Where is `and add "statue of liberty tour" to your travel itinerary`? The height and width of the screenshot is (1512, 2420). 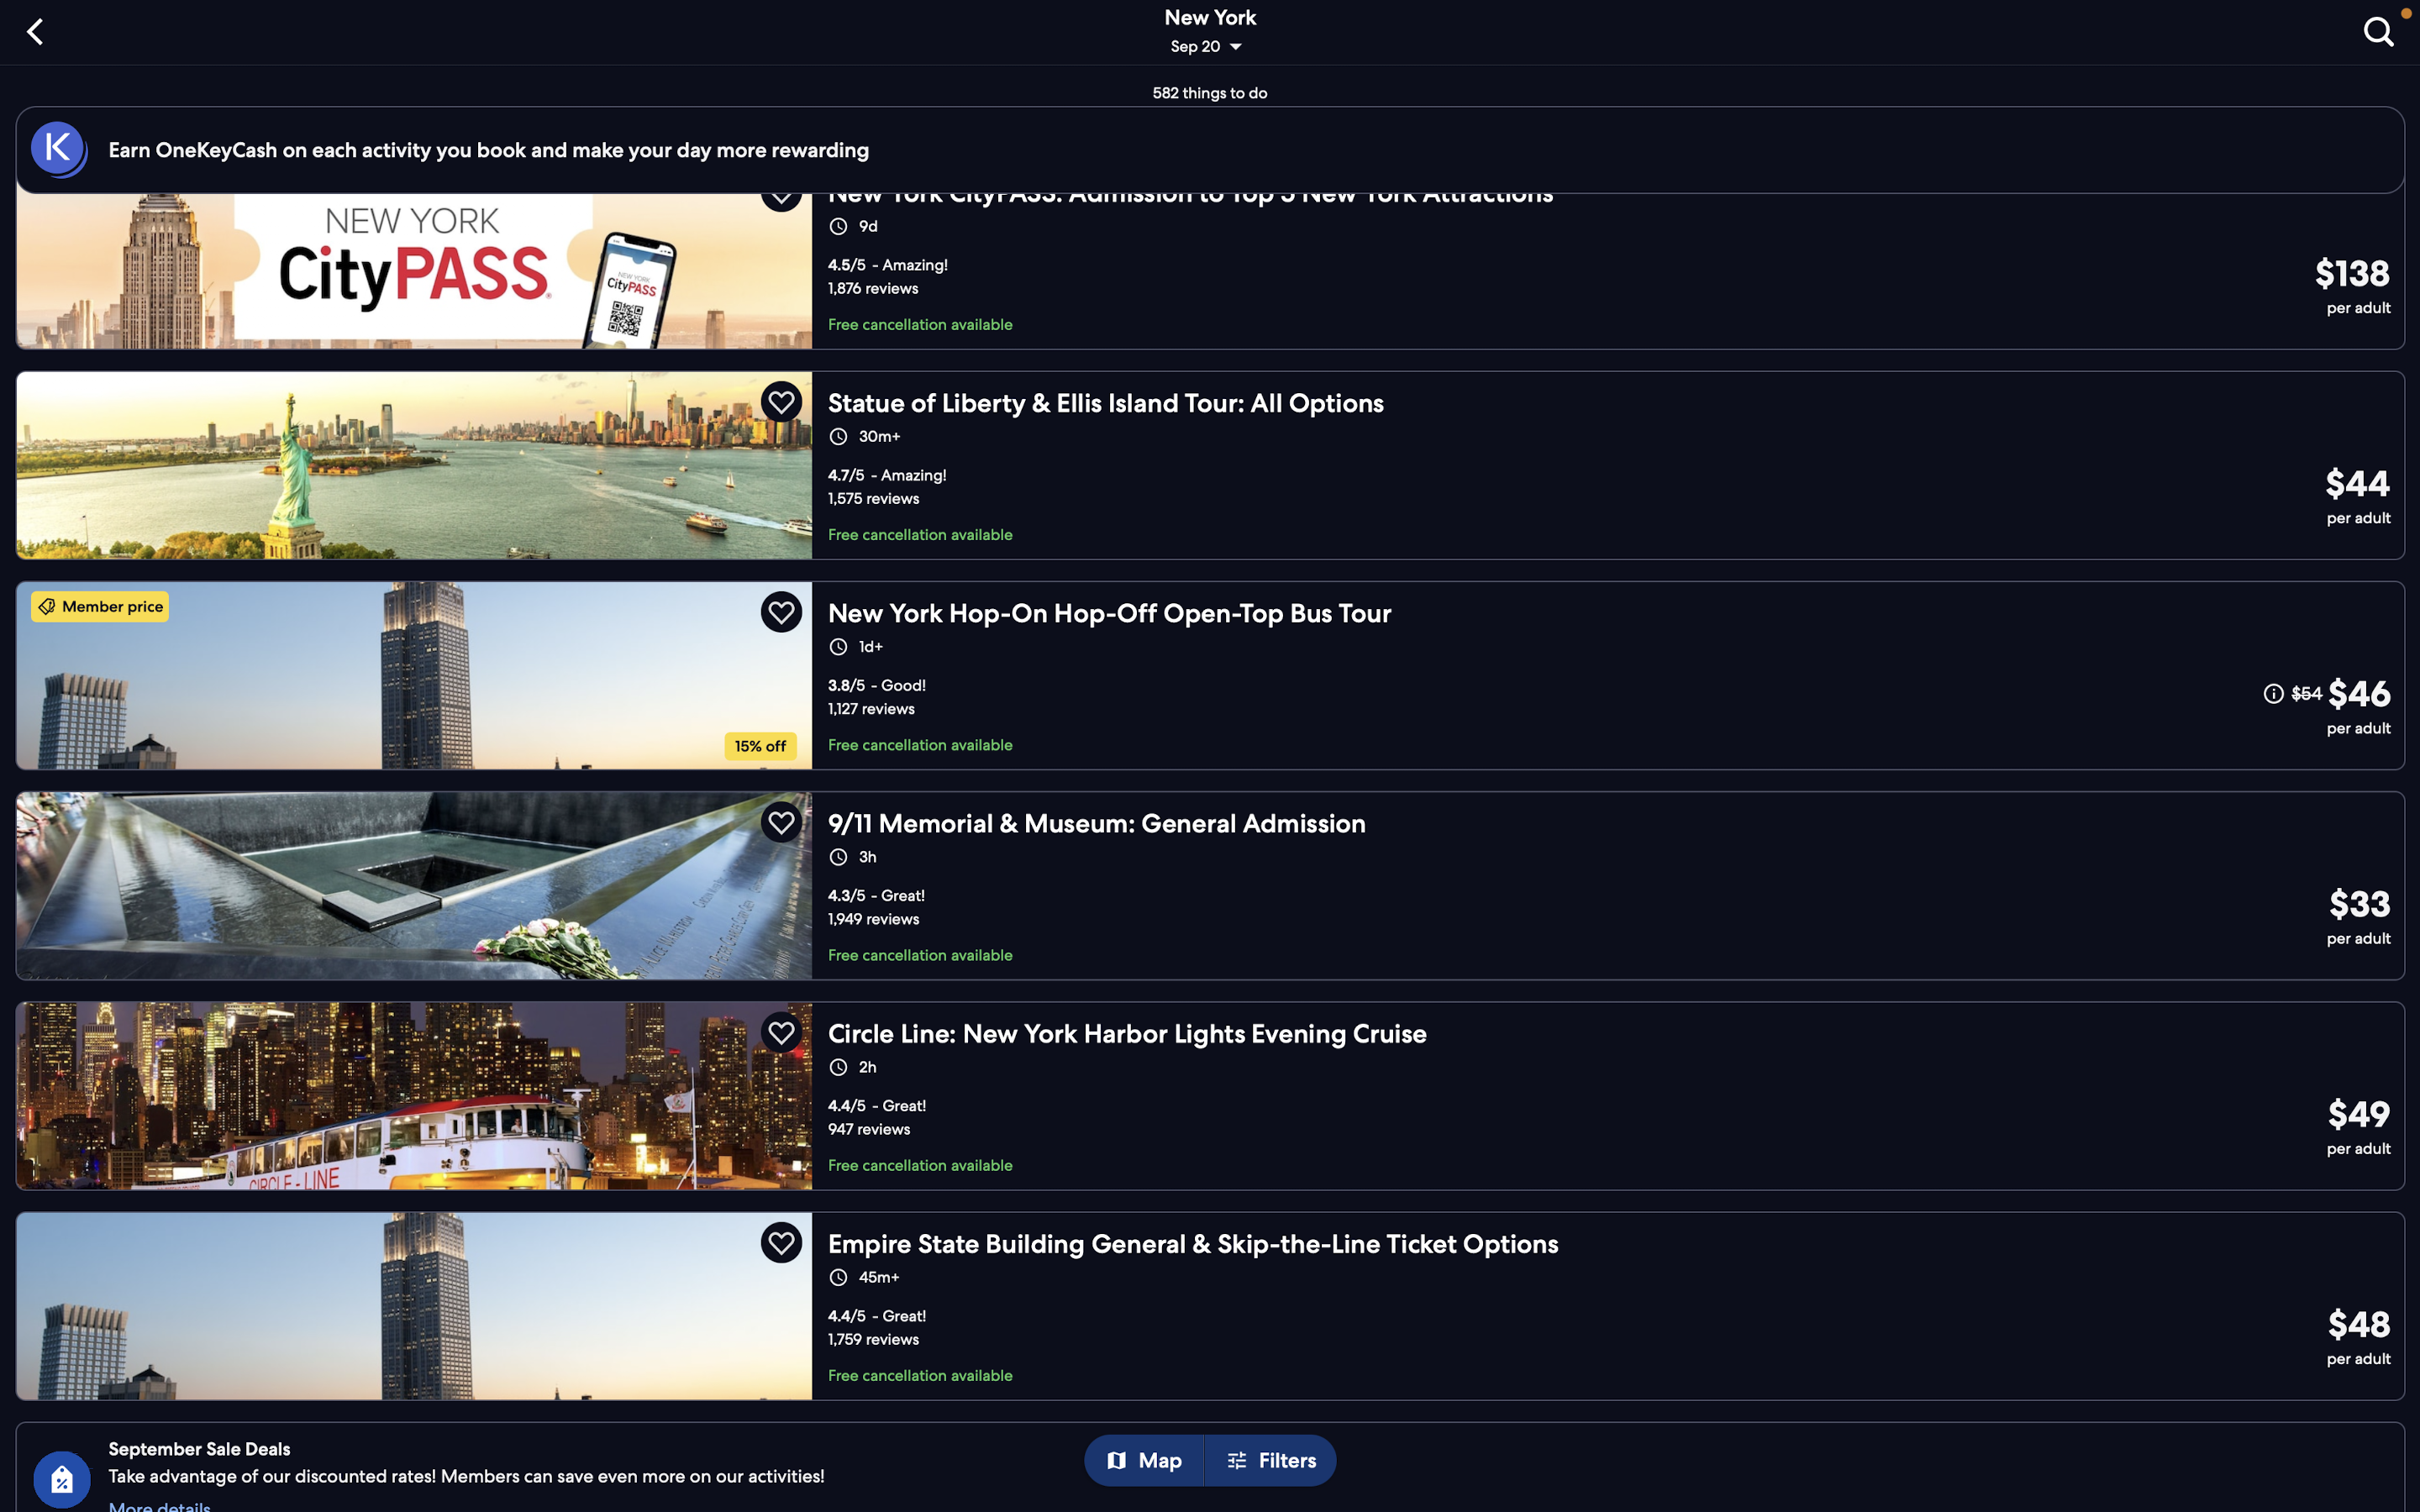 and add "statue of liberty tour" to your travel itinerary is located at coordinates (1212, 461).